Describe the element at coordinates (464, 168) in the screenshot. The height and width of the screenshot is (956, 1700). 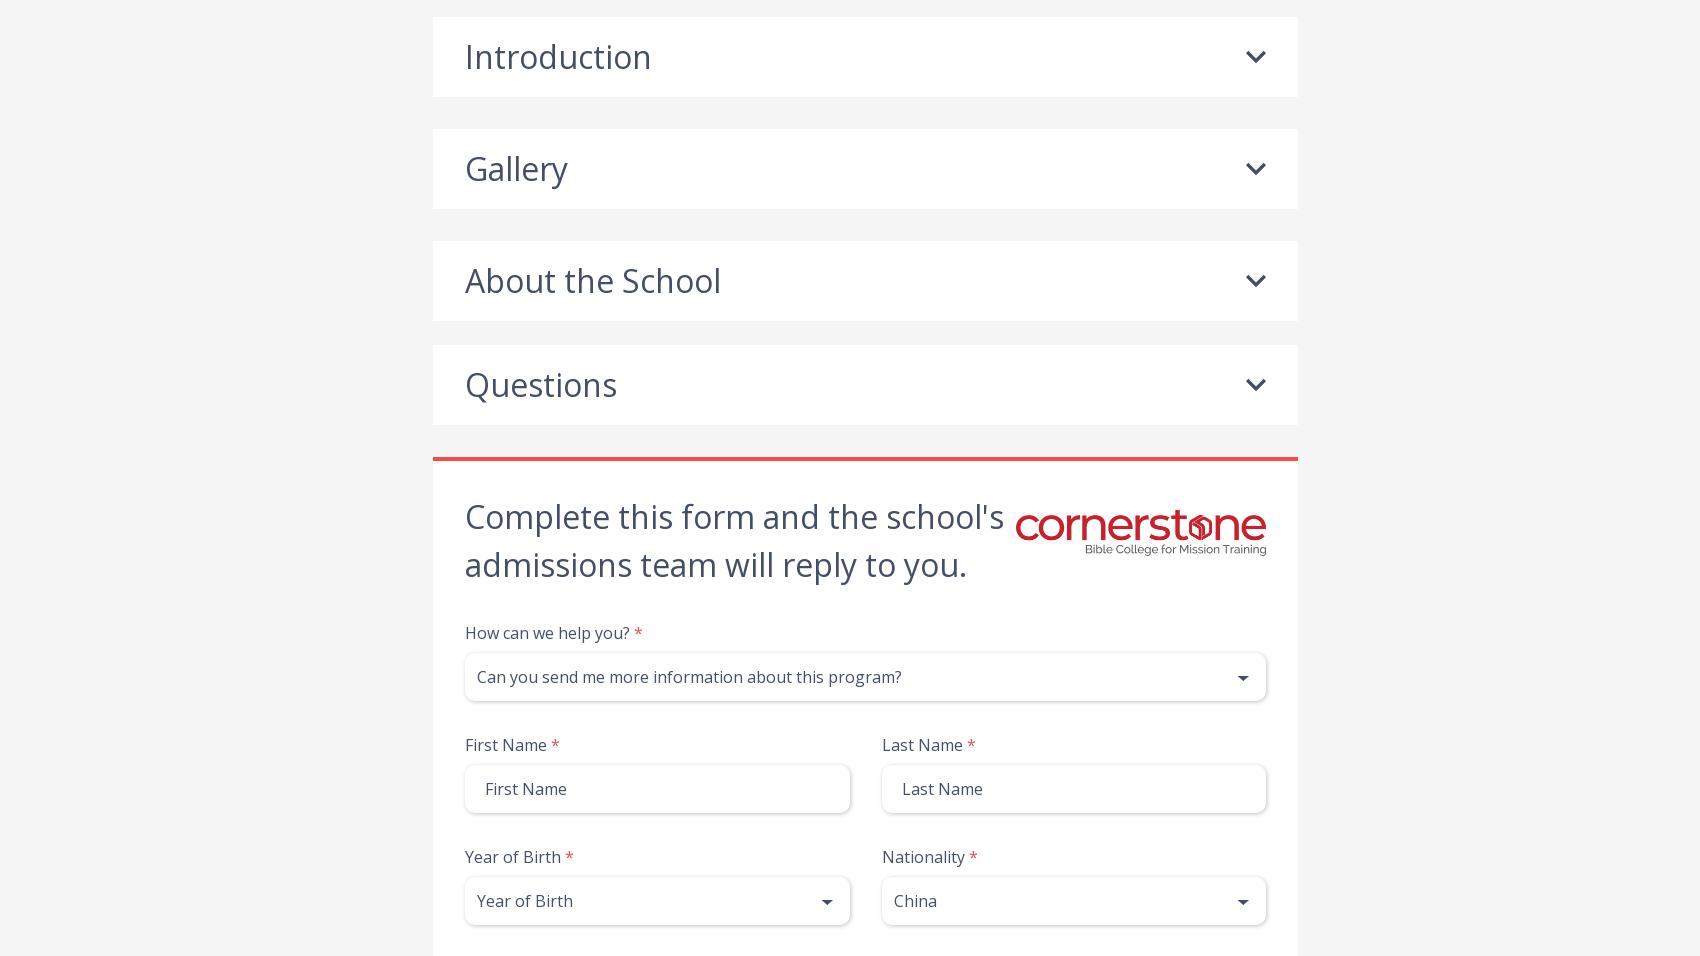
I see `'Gallery'` at that location.